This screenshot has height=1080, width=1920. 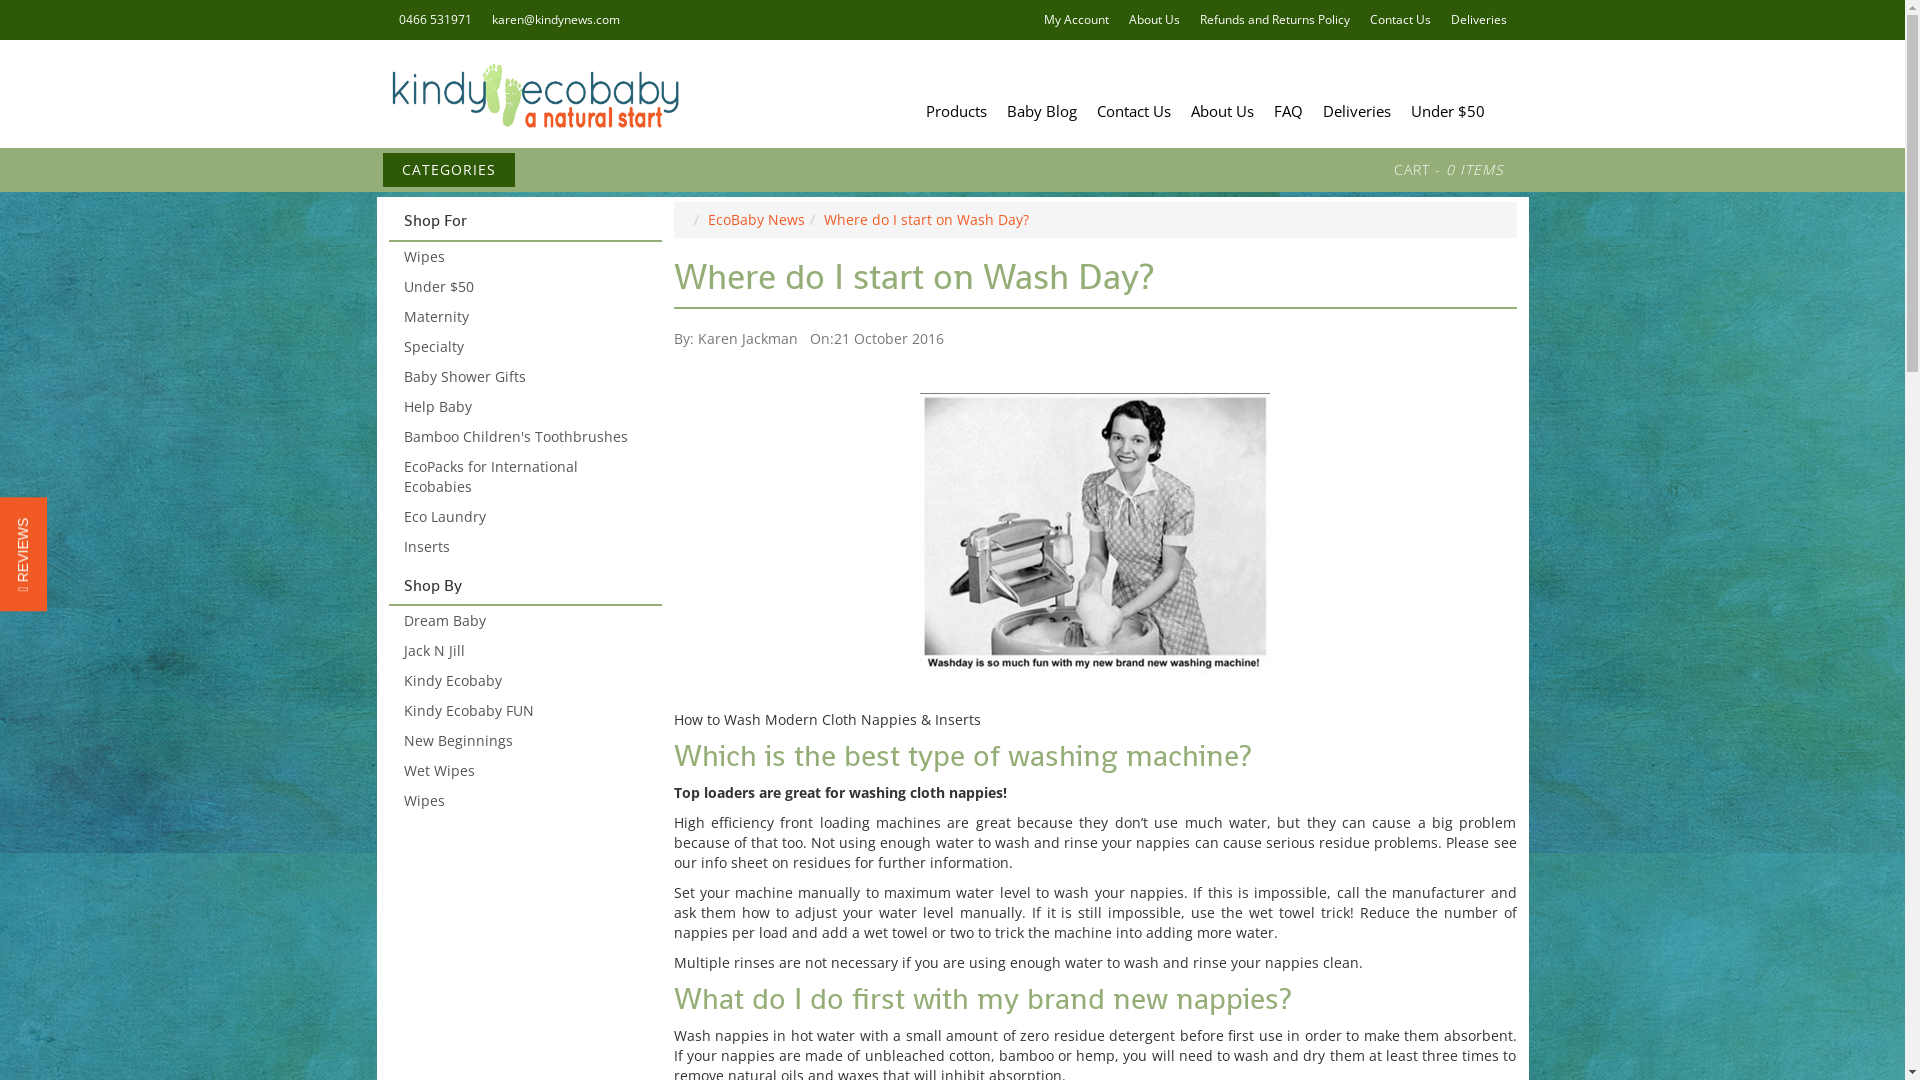 What do you see at coordinates (524, 547) in the screenshot?
I see `'Inserts'` at bounding box center [524, 547].